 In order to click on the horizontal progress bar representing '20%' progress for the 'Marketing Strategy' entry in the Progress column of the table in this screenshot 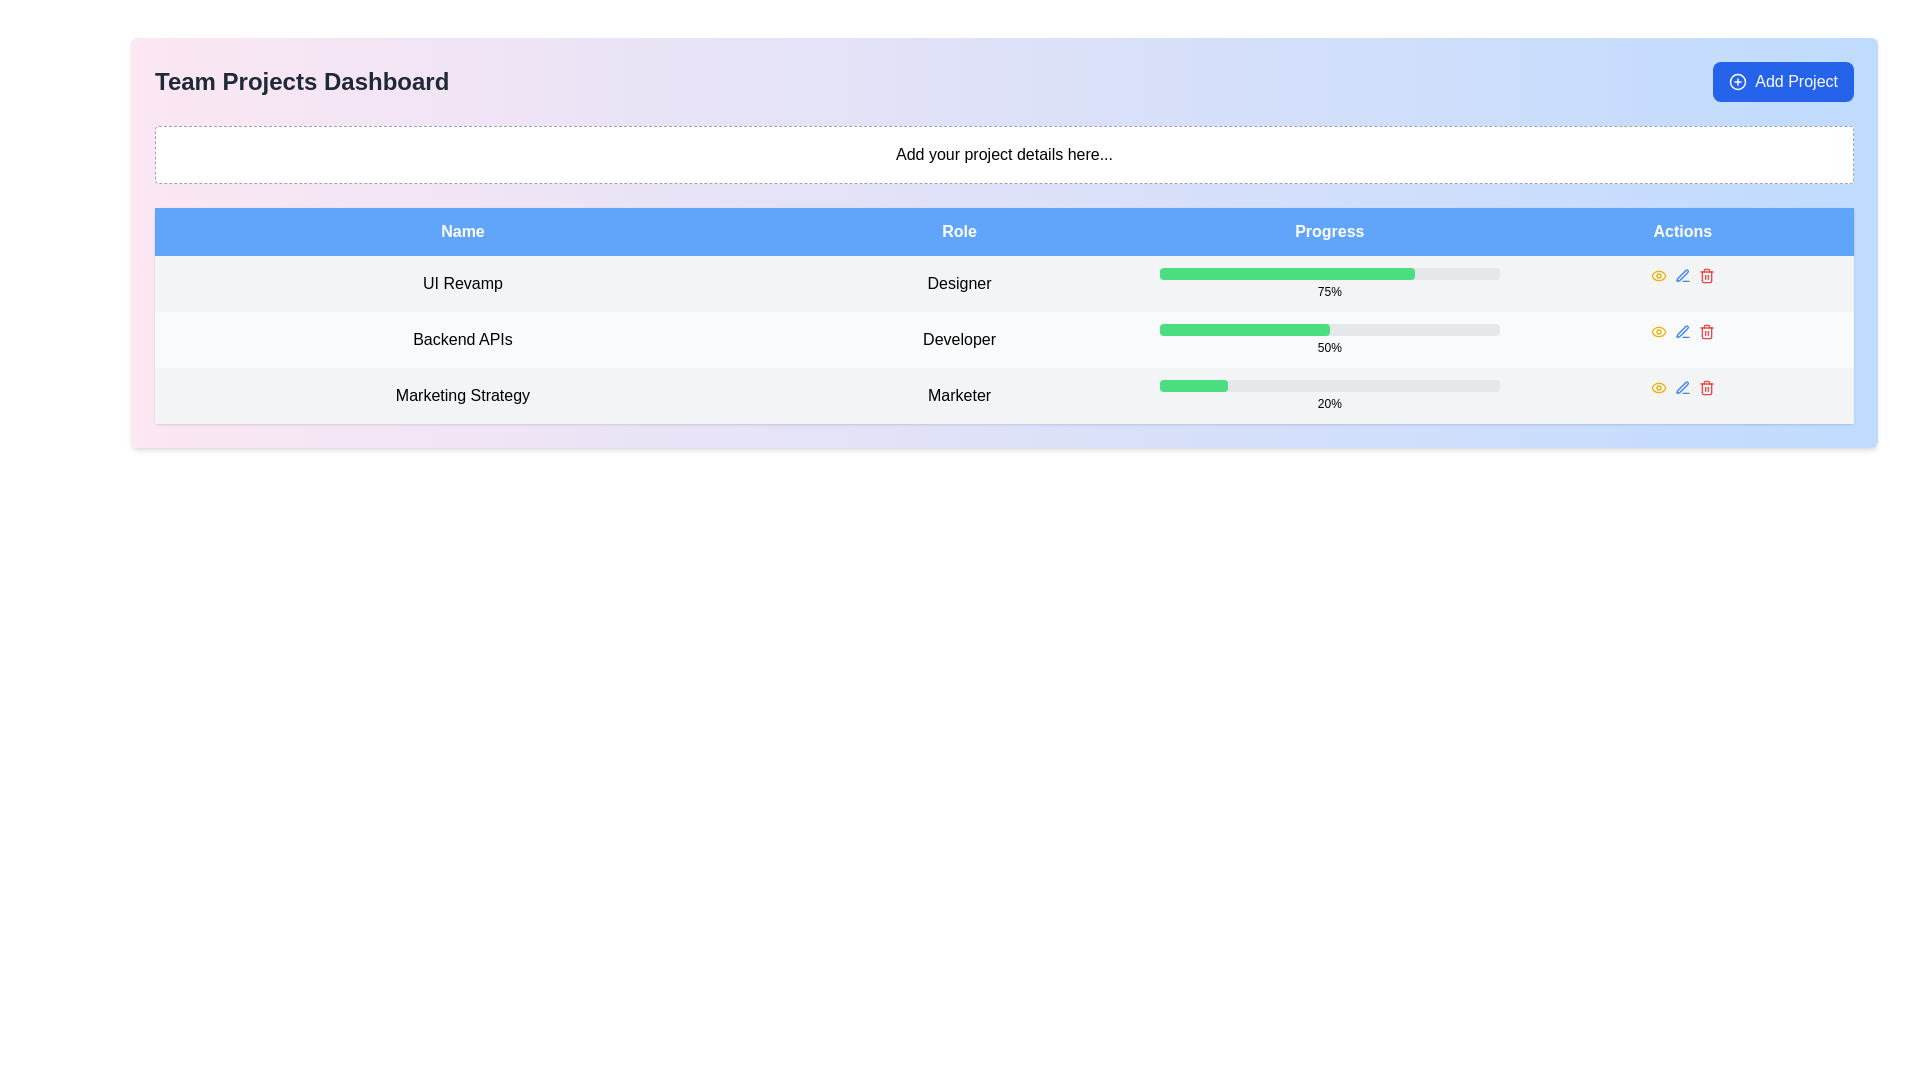, I will do `click(1329, 385)`.